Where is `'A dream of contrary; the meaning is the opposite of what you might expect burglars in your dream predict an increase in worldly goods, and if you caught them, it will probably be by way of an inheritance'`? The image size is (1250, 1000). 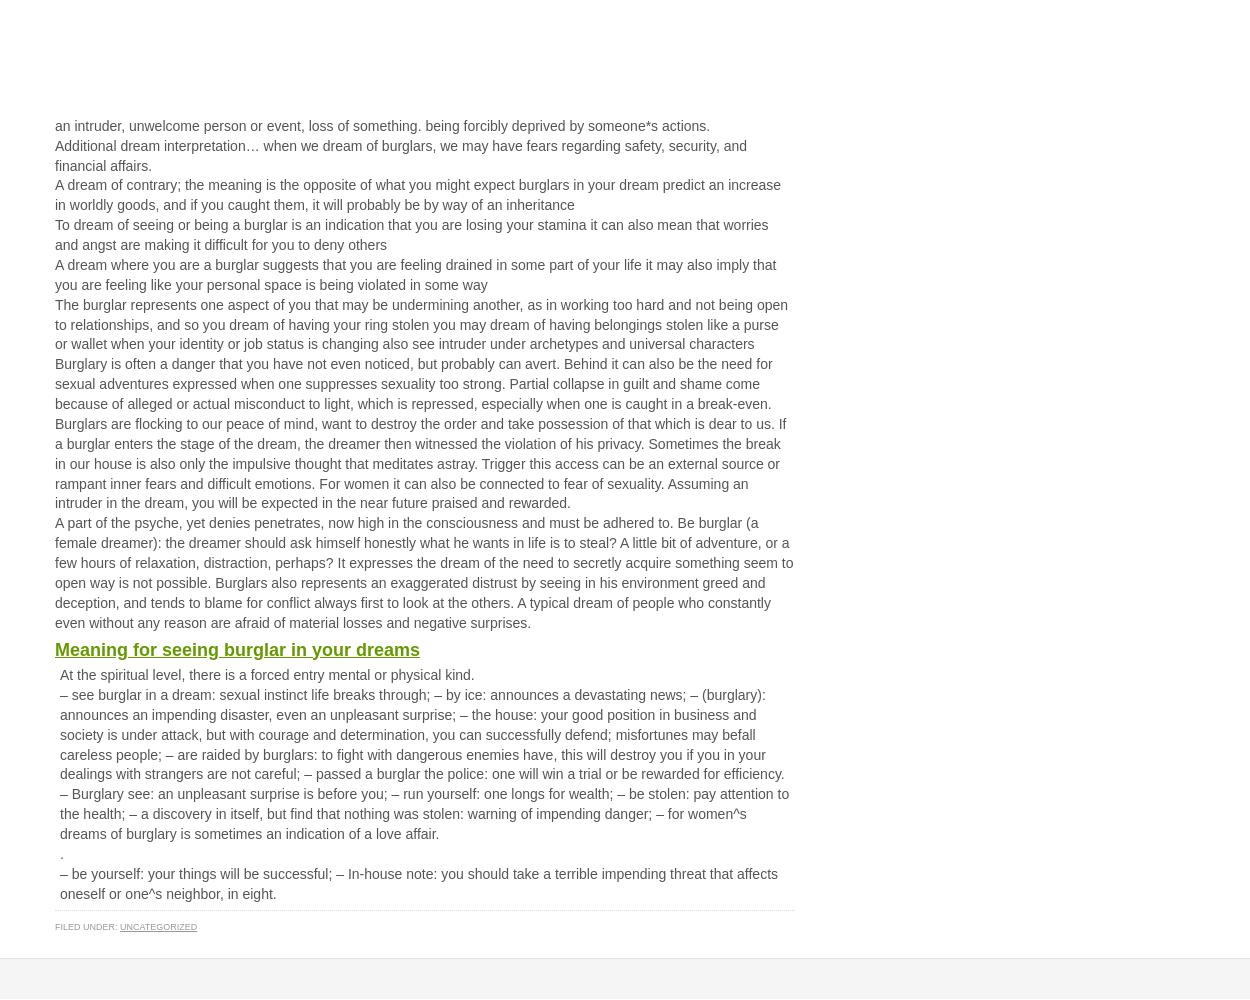 'A dream of contrary; the meaning is the opposite of what you might expect burglars in your dream predict an increase in worldly goods, and if you caught them, it will probably be by way of an inheritance' is located at coordinates (417, 194).